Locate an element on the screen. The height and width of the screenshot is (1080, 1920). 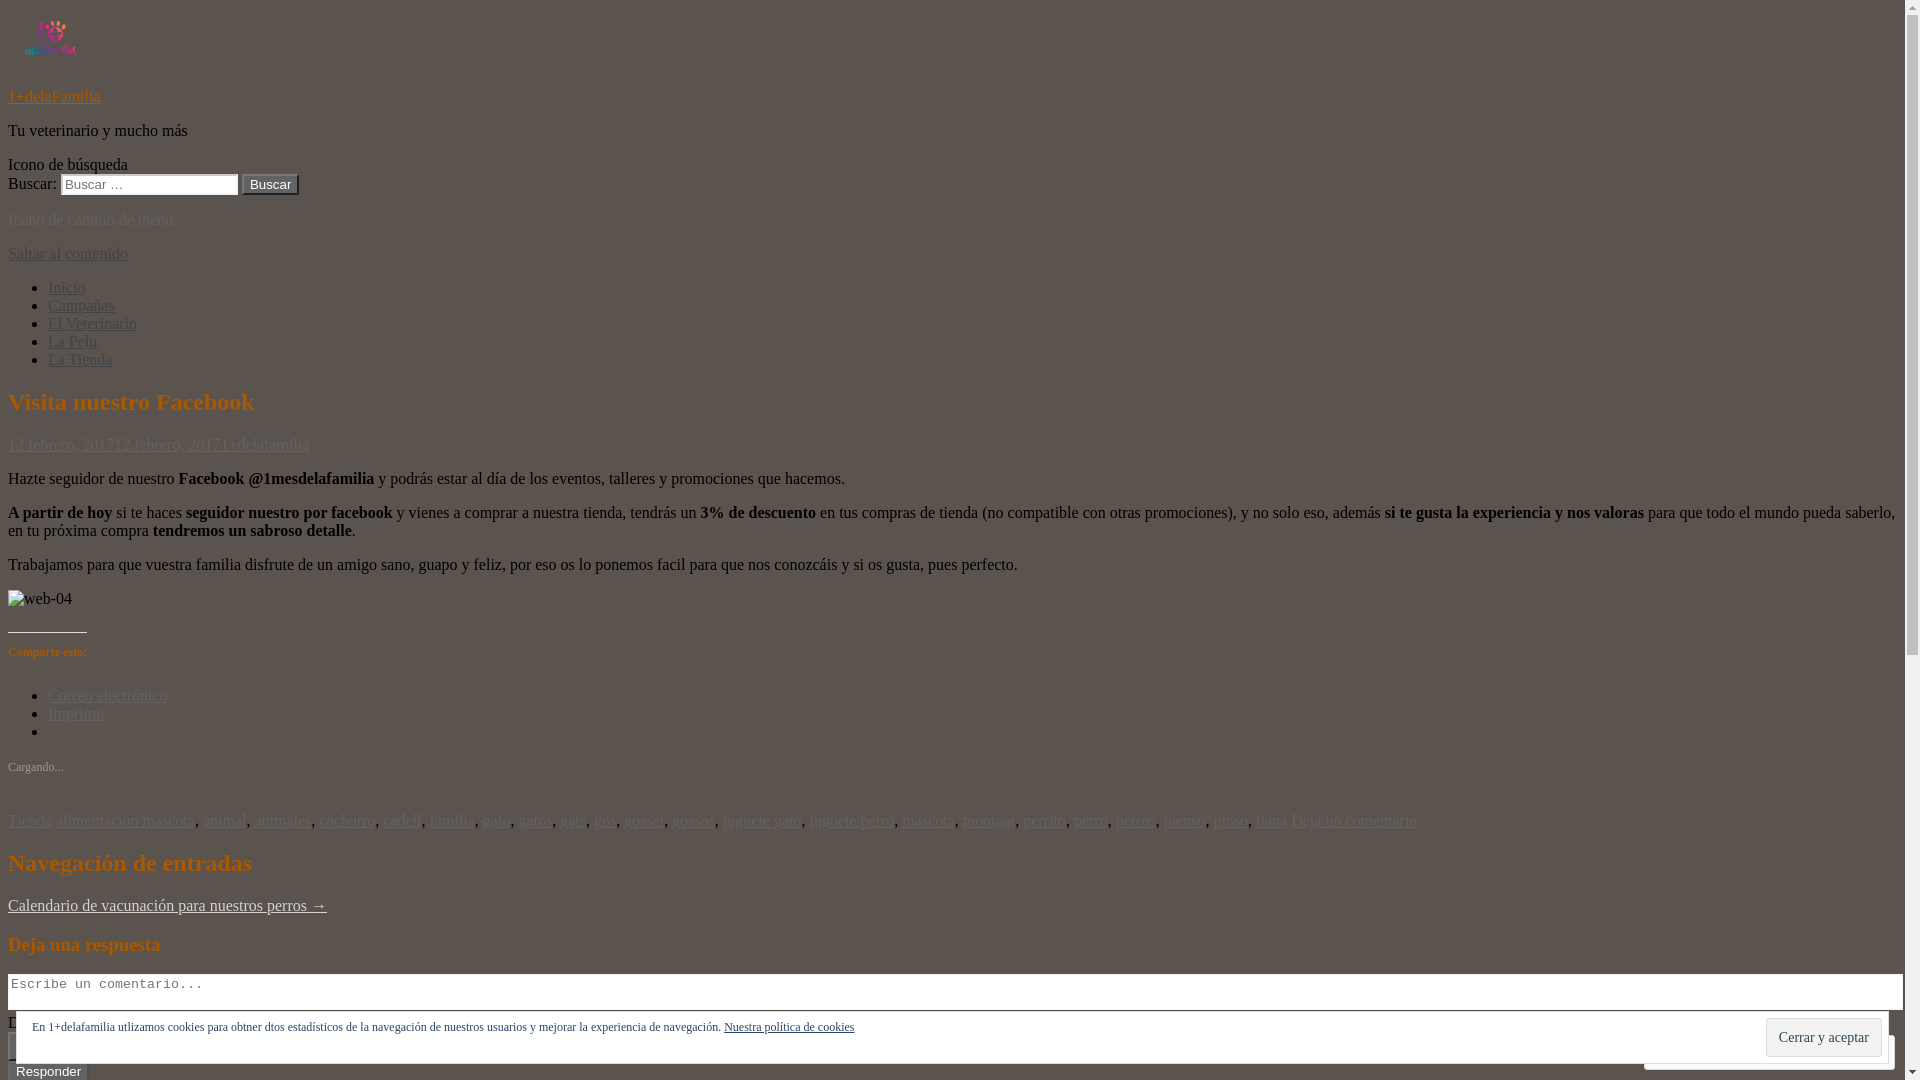
'Inicio' is located at coordinates (66, 287).